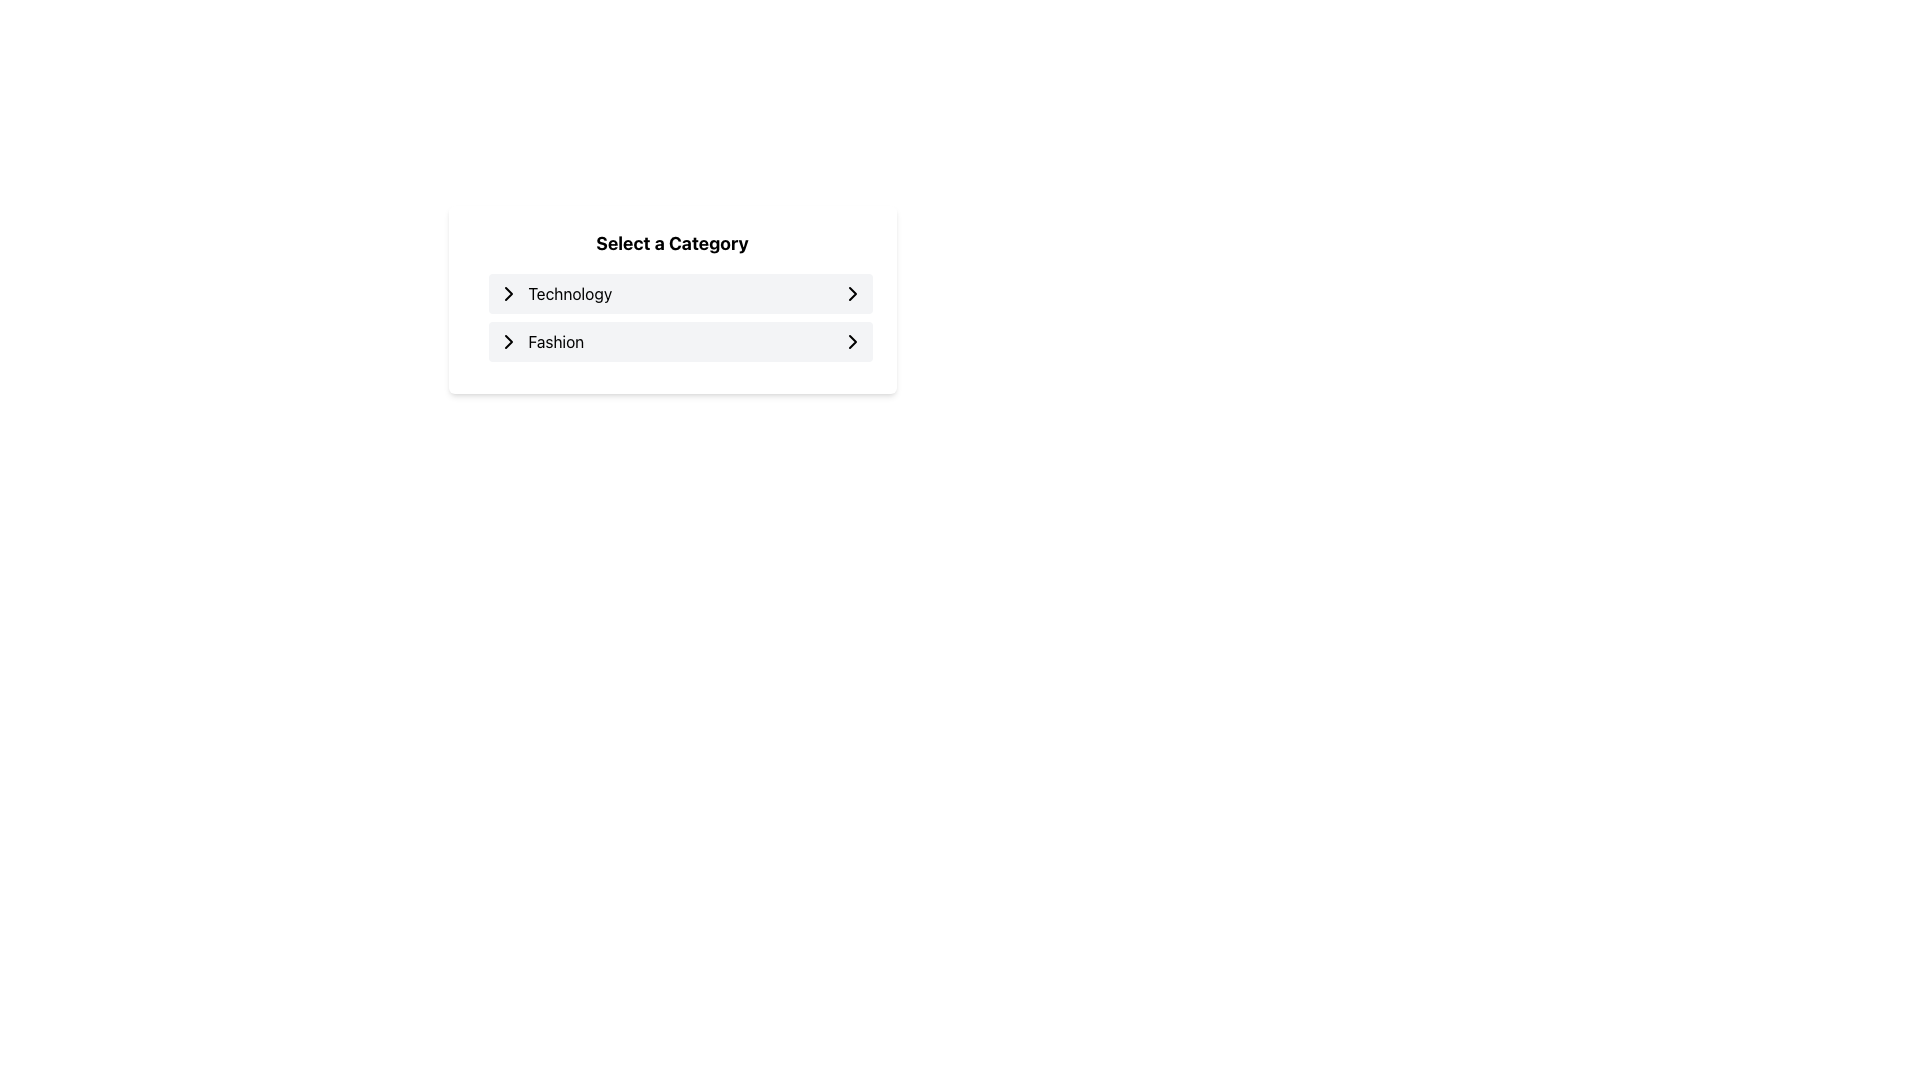 The height and width of the screenshot is (1080, 1920). What do you see at coordinates (569, 293) in the screenshot?
I see `the 'Technology' text label` at bounding box center [569, 293].